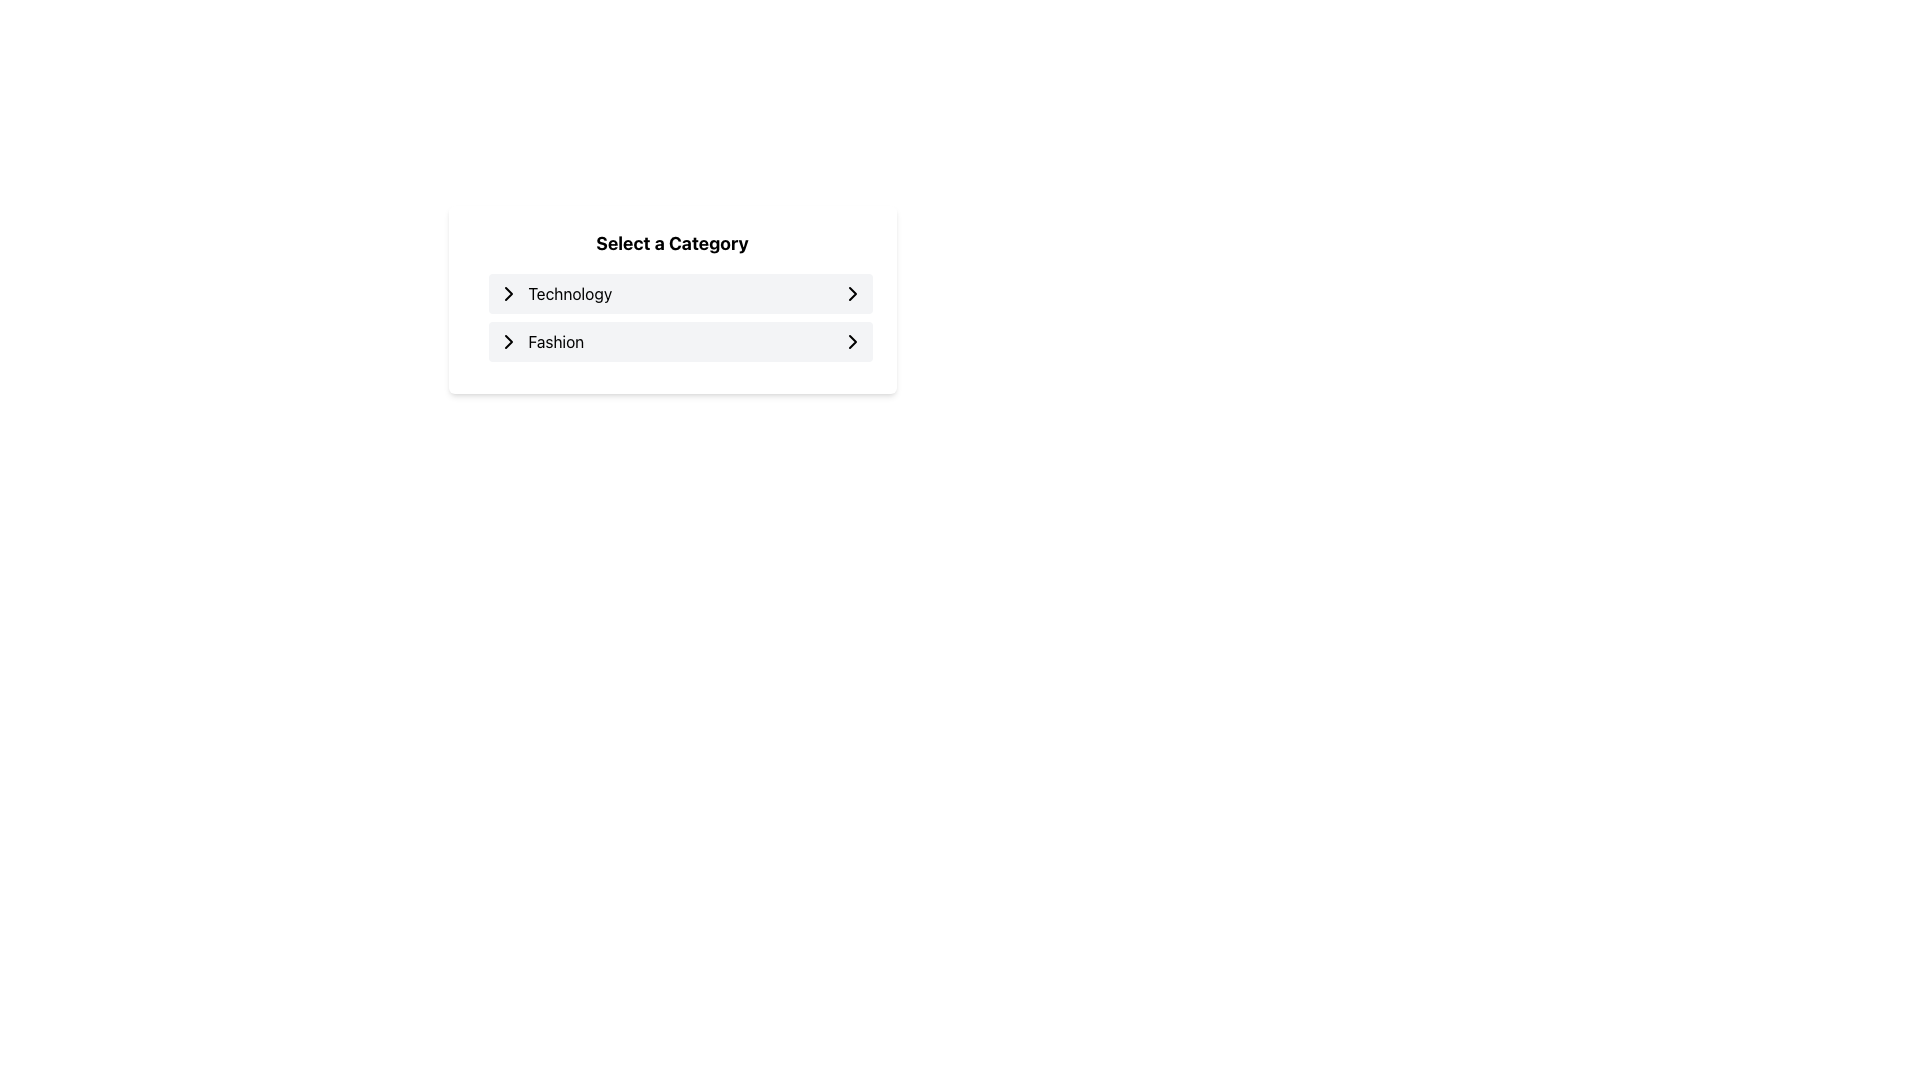 The height and width of the screenshot is (1080, 1920). What do you see at coordinates (569, 293) in the screenshot?
I see `the 'Technology' text label` at bounding box center [569, 293].